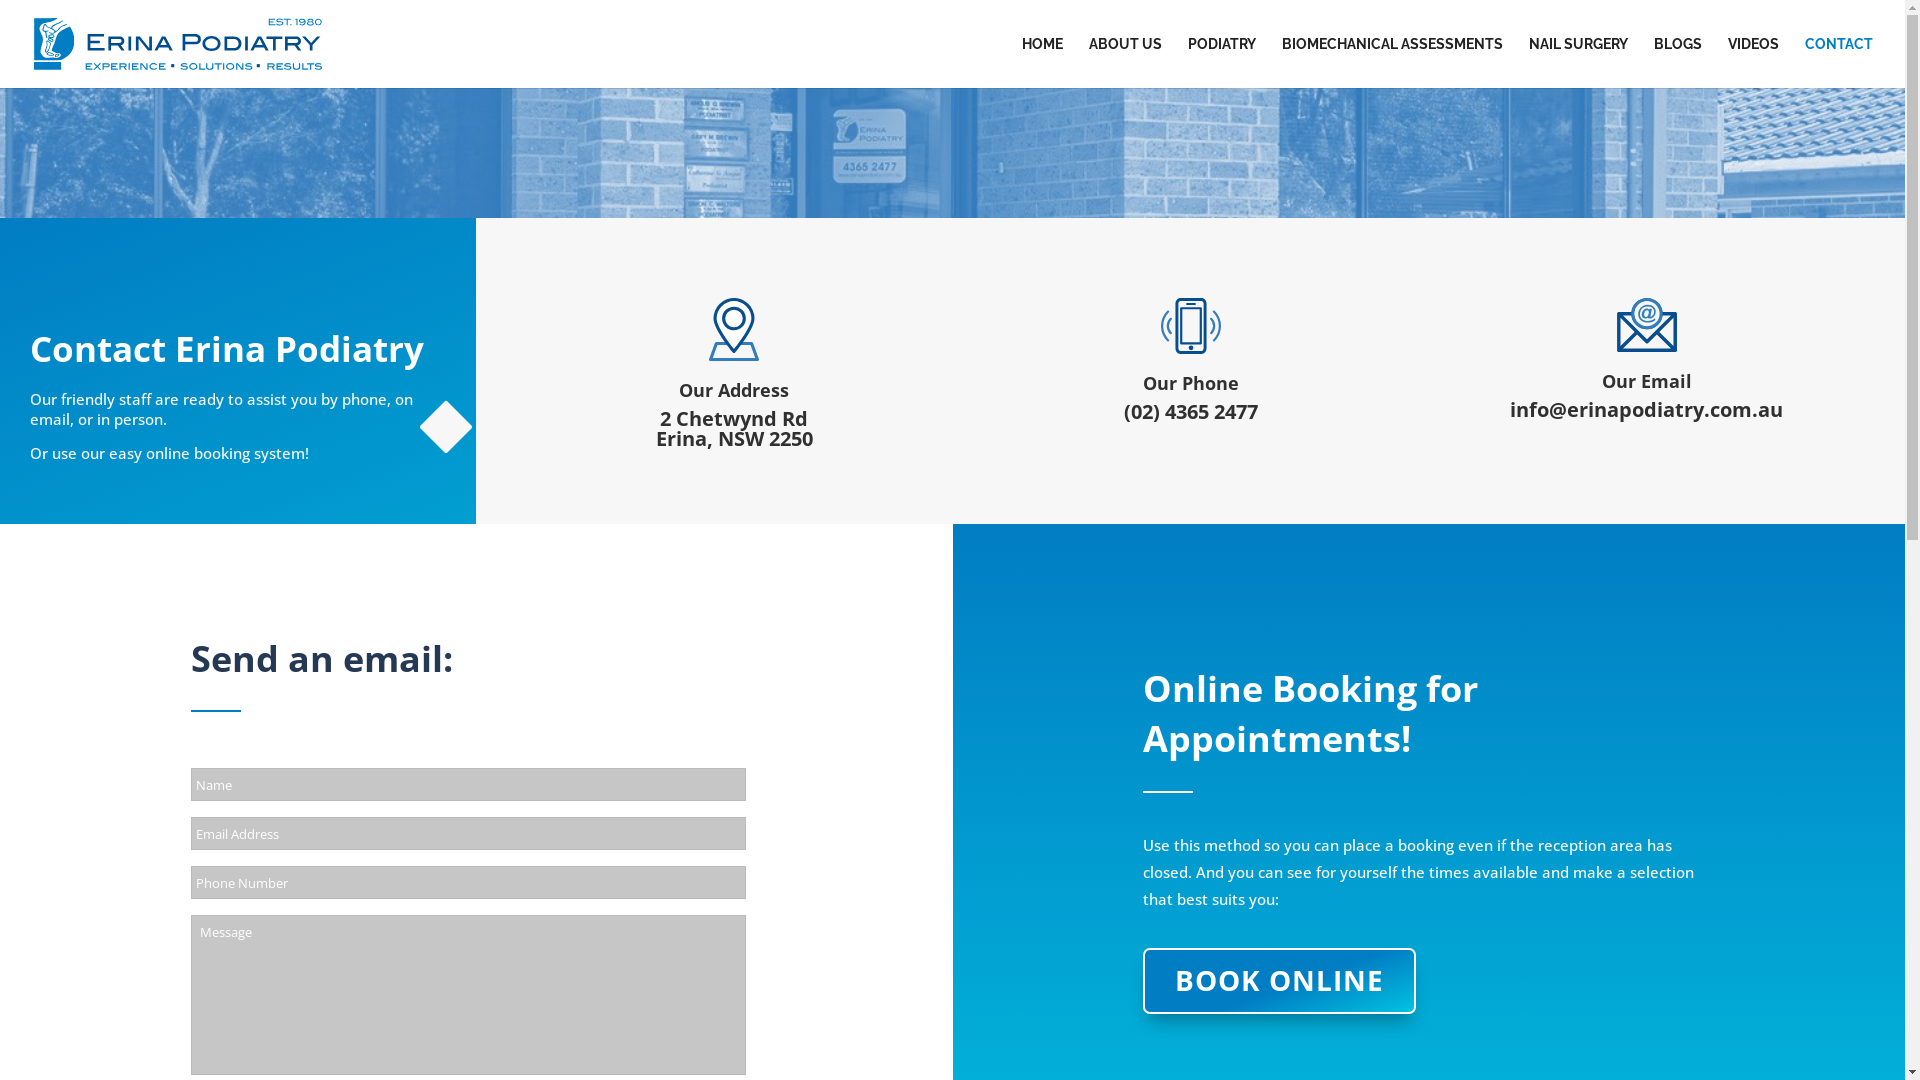 This screenshot has height=1080, width=1920. Describe the element at coordinates (733, 417) in the screenshot. I see `'2 Chetwynd Rd'` at that location.